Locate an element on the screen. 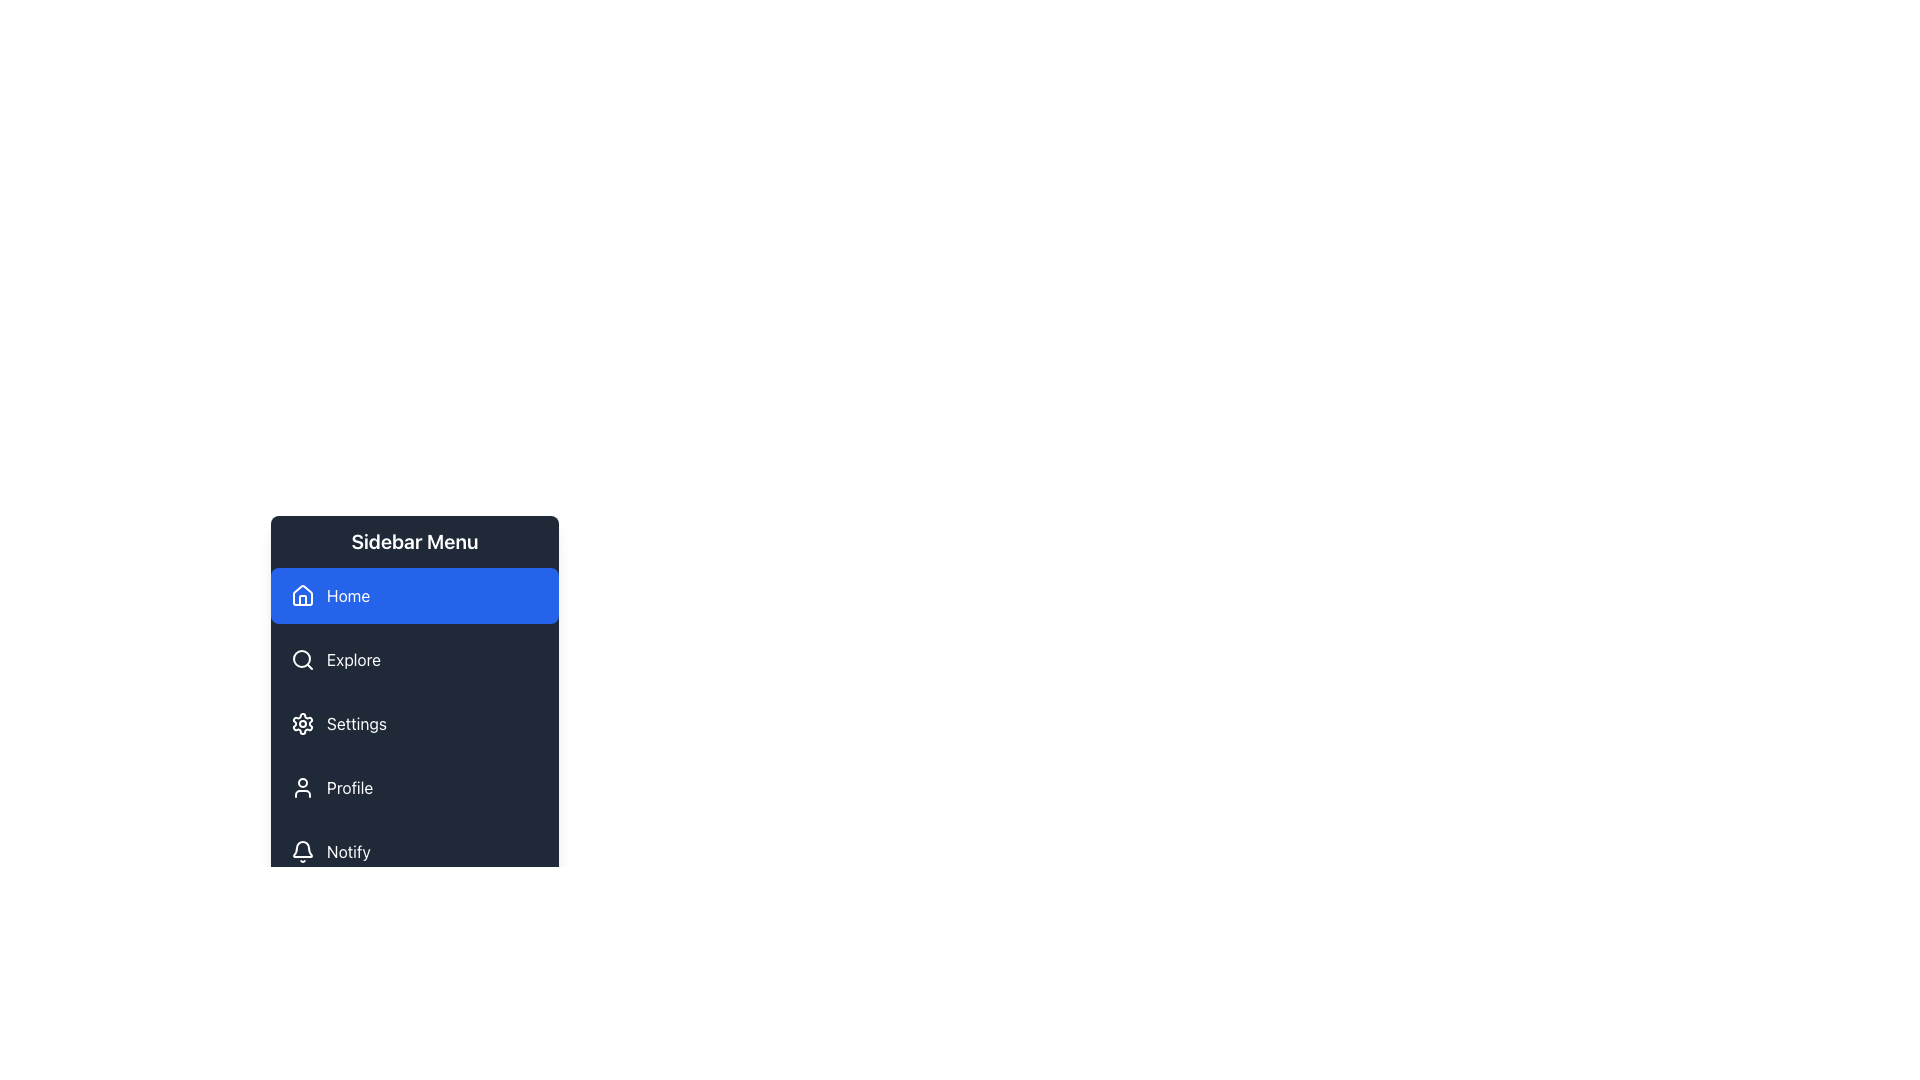 Image resolution: width=1920 pixels, height=1080 pixels. the settings icon, which is a gear shape located next to the 'Settings' text label in the sidebar menu is located at coordinates (301, 724).